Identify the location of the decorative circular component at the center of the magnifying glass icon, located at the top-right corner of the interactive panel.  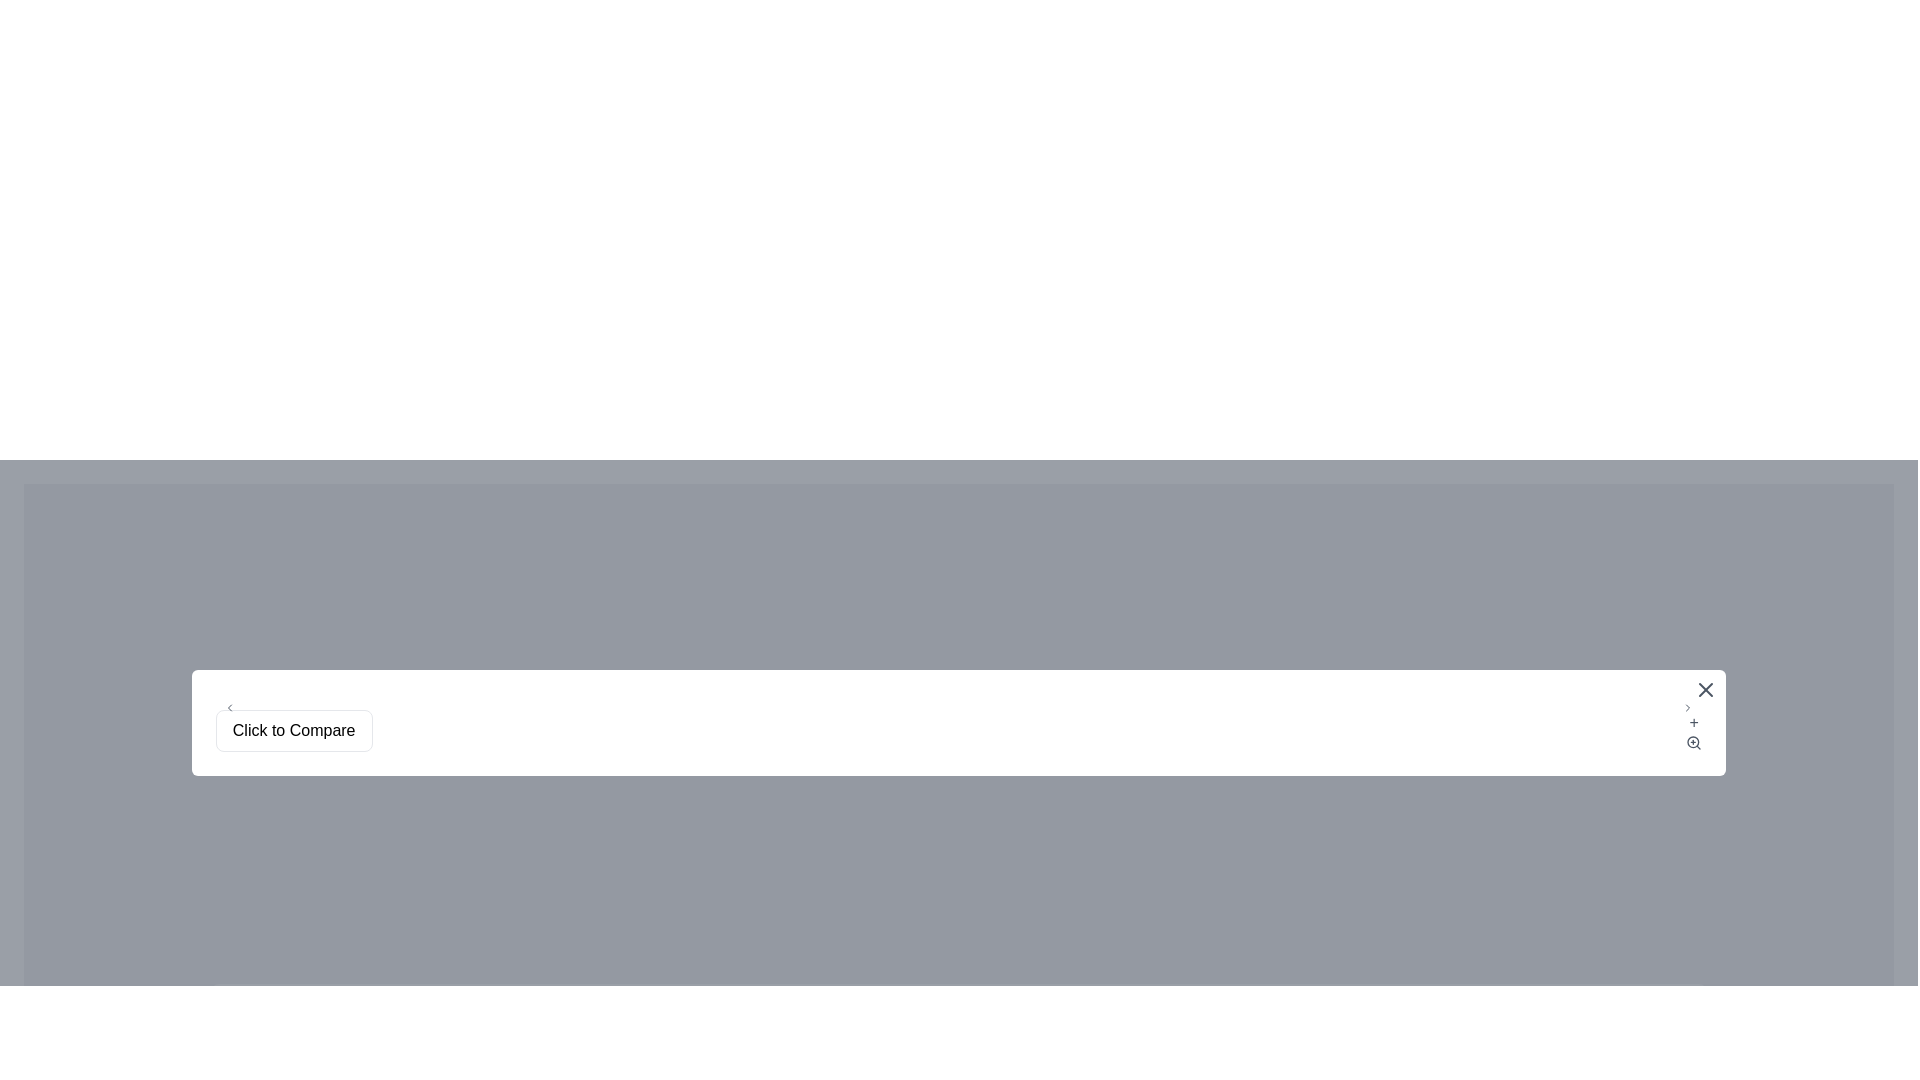
(1692, 742).